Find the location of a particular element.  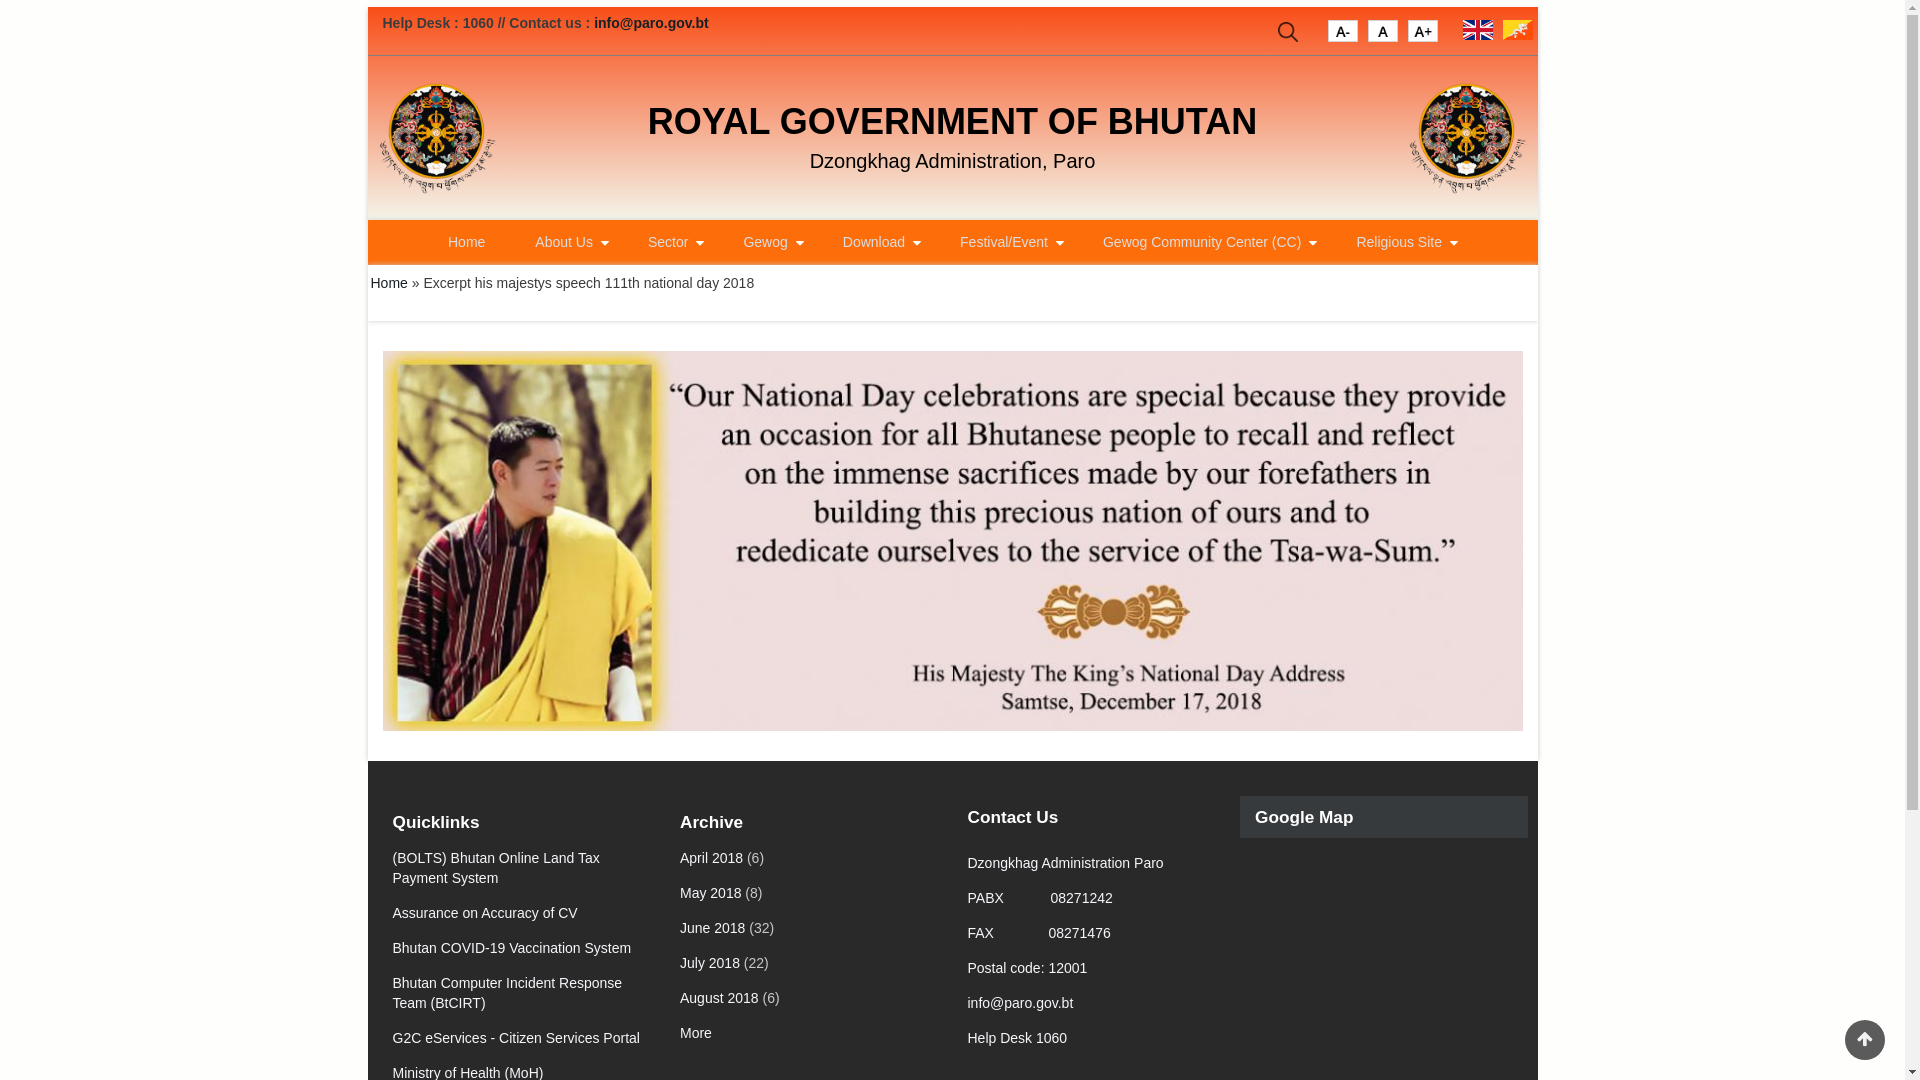

'A' is located at coordinates (1343, 34).